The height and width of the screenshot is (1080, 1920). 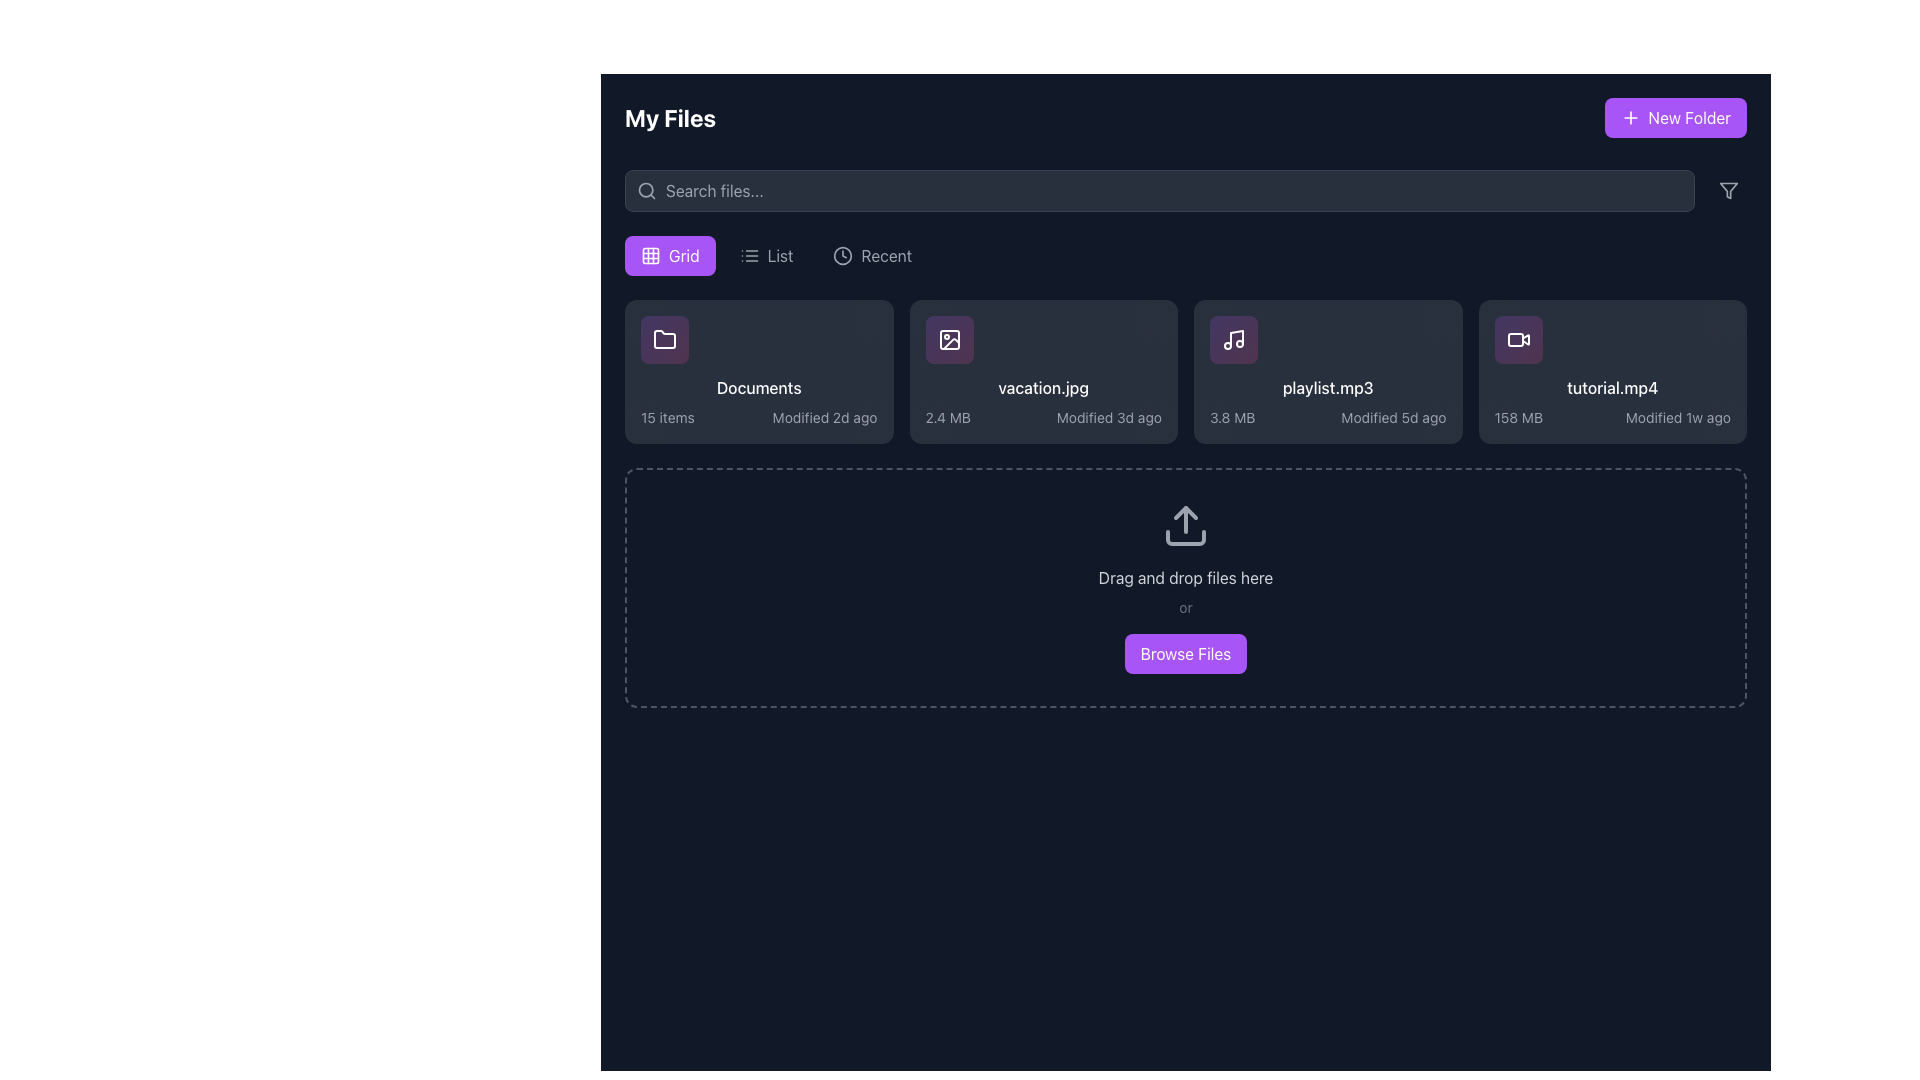 What do you see at coordinates (1392, 416) in the screenshot?
I see `the static text label displaying the last modification information for the file 'playlist.mp3', which reads 'Modified 5d ago' and is styled in subtle gray color, located in the bottom-right corner of the file's representation box` at bounding box center [1392, 416].